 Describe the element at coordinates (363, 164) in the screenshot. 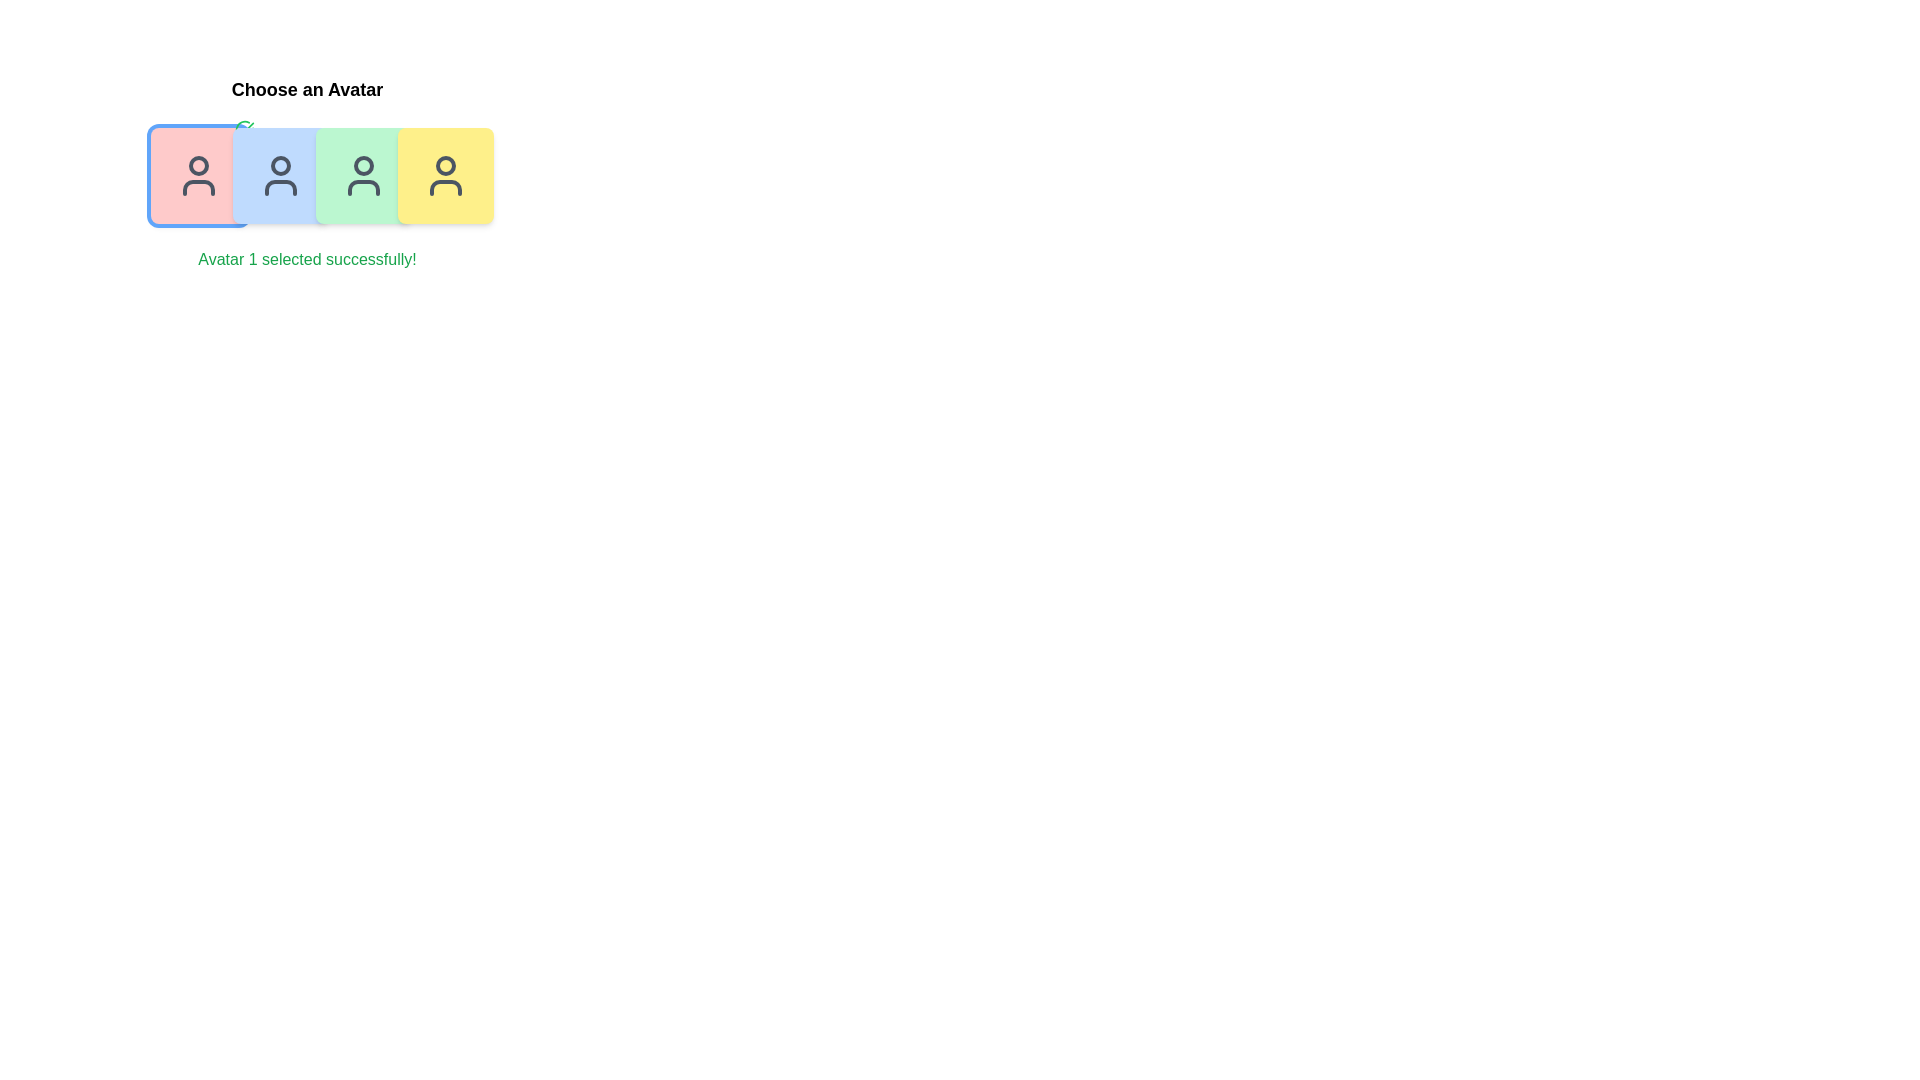

I see `the circular shape that forms the head of the third avatar icon in a list of four avatar options` at that location.